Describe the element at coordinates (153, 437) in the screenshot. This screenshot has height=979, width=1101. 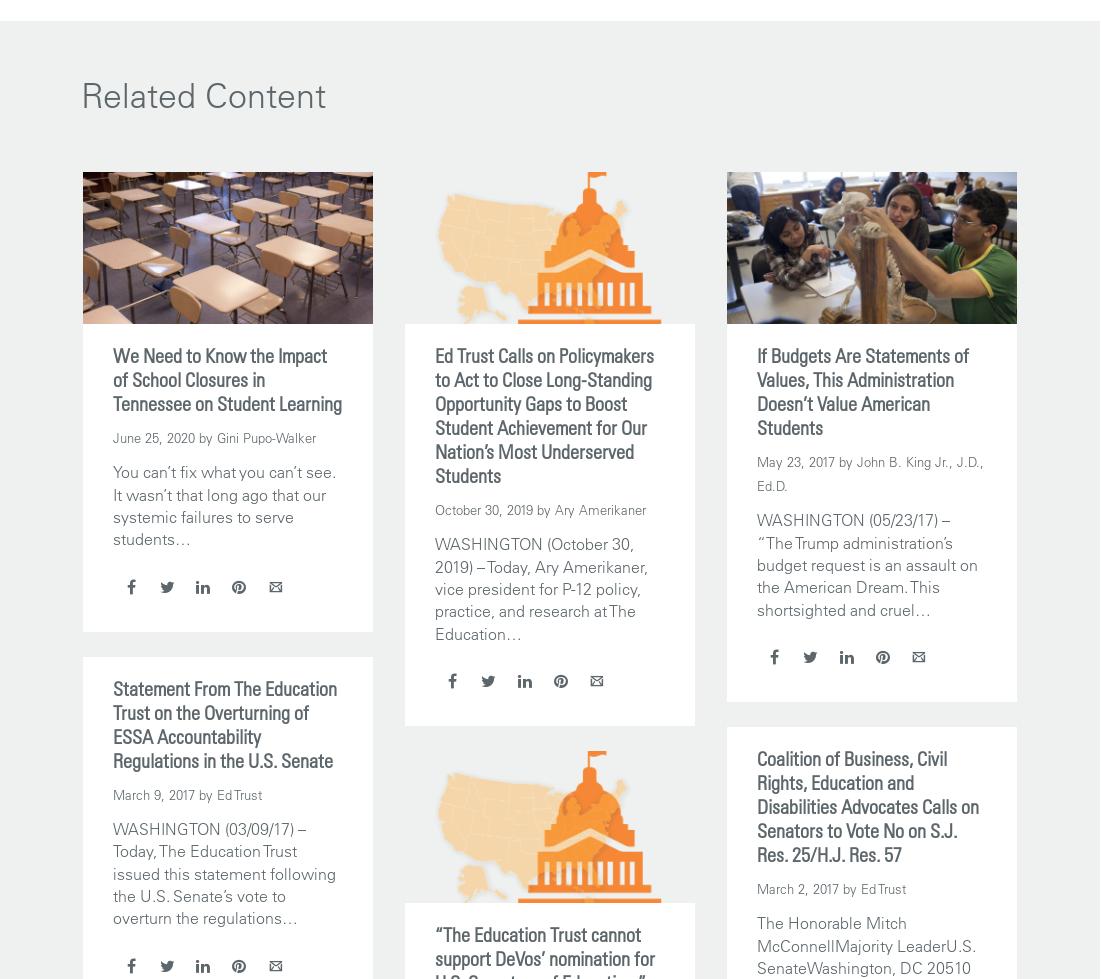
I see `'June 25, 2020'` at that location.